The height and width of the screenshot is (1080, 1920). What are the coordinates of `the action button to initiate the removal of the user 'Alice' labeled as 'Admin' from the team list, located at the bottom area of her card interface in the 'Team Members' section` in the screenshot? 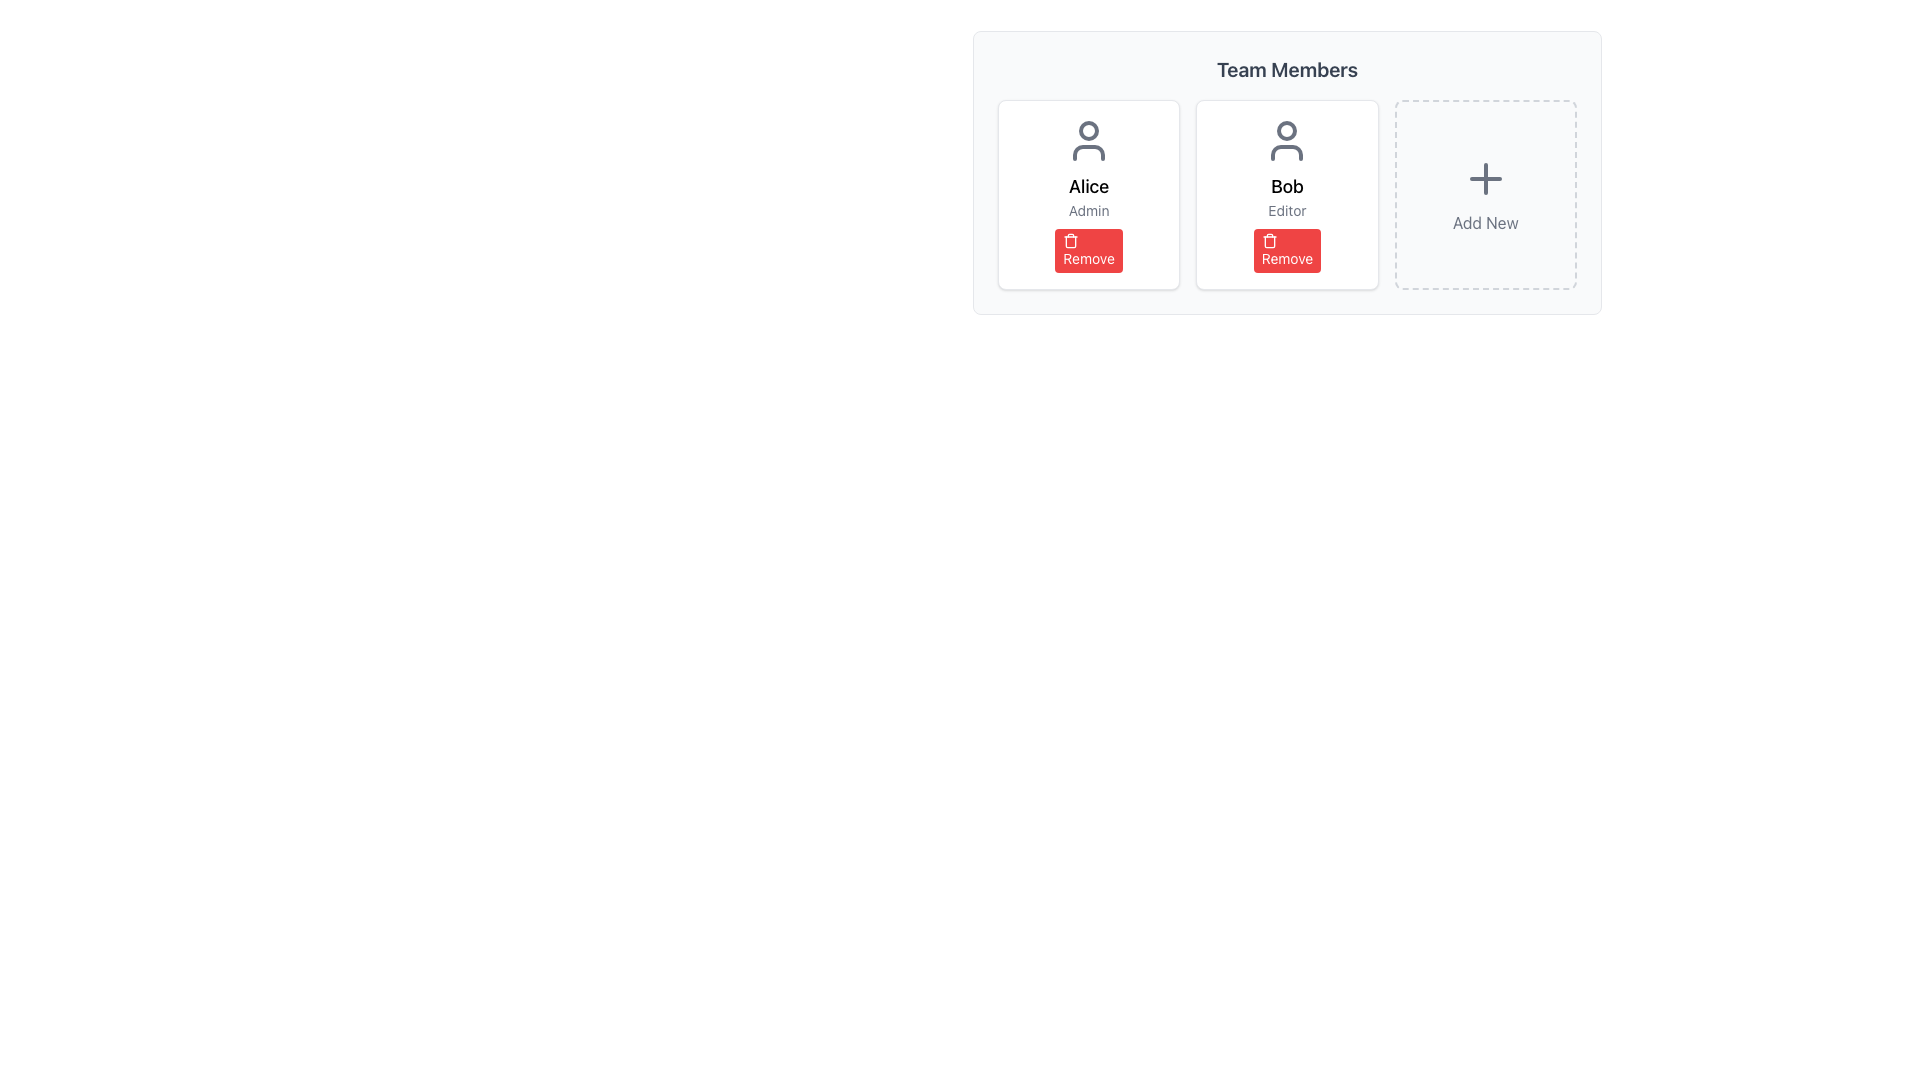 It's located at (1088, 249).